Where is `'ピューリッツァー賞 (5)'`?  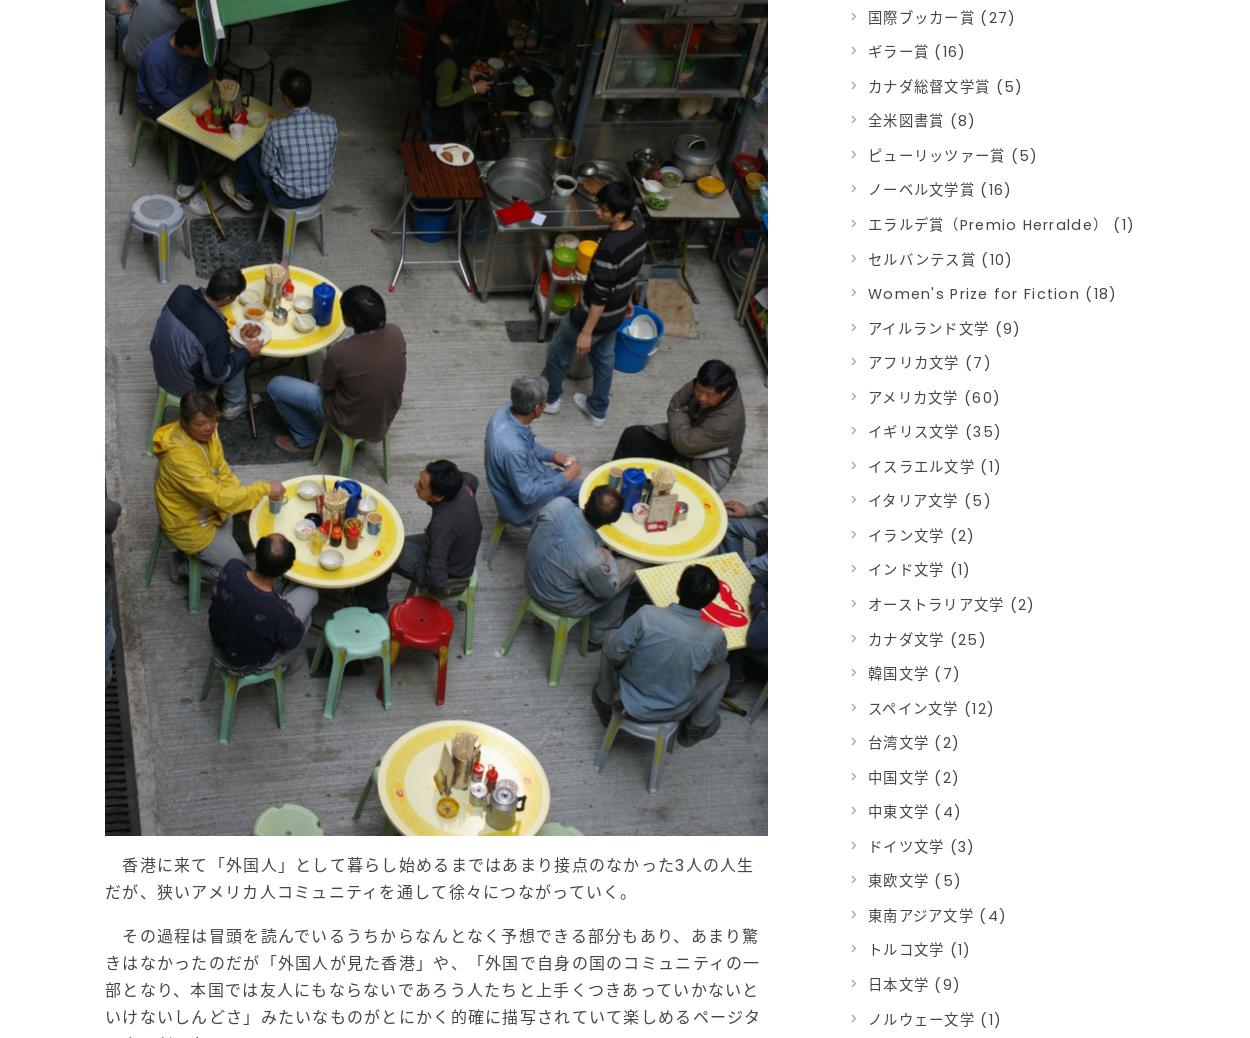
'ピューリッツァー賞 (5)' is located at coordinates (867, 153).